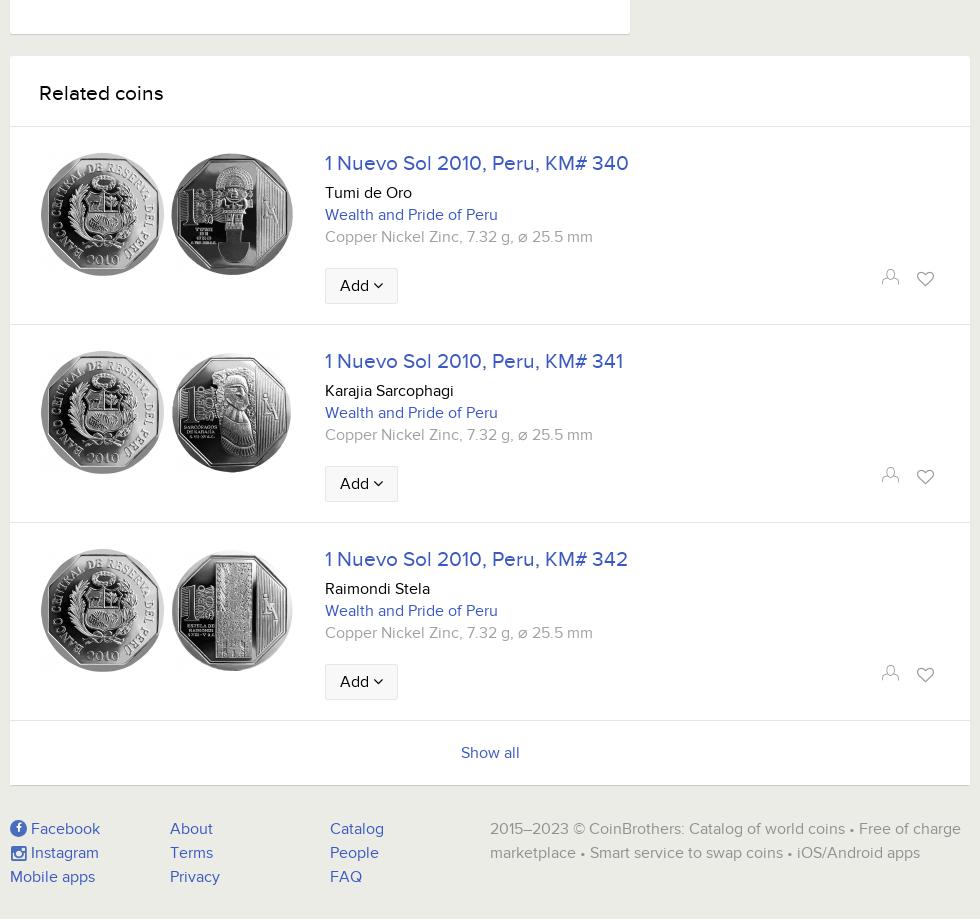 The height and width of the screenshot is (919, 980). I want to click on 'KM# 340', so click(587, 162).